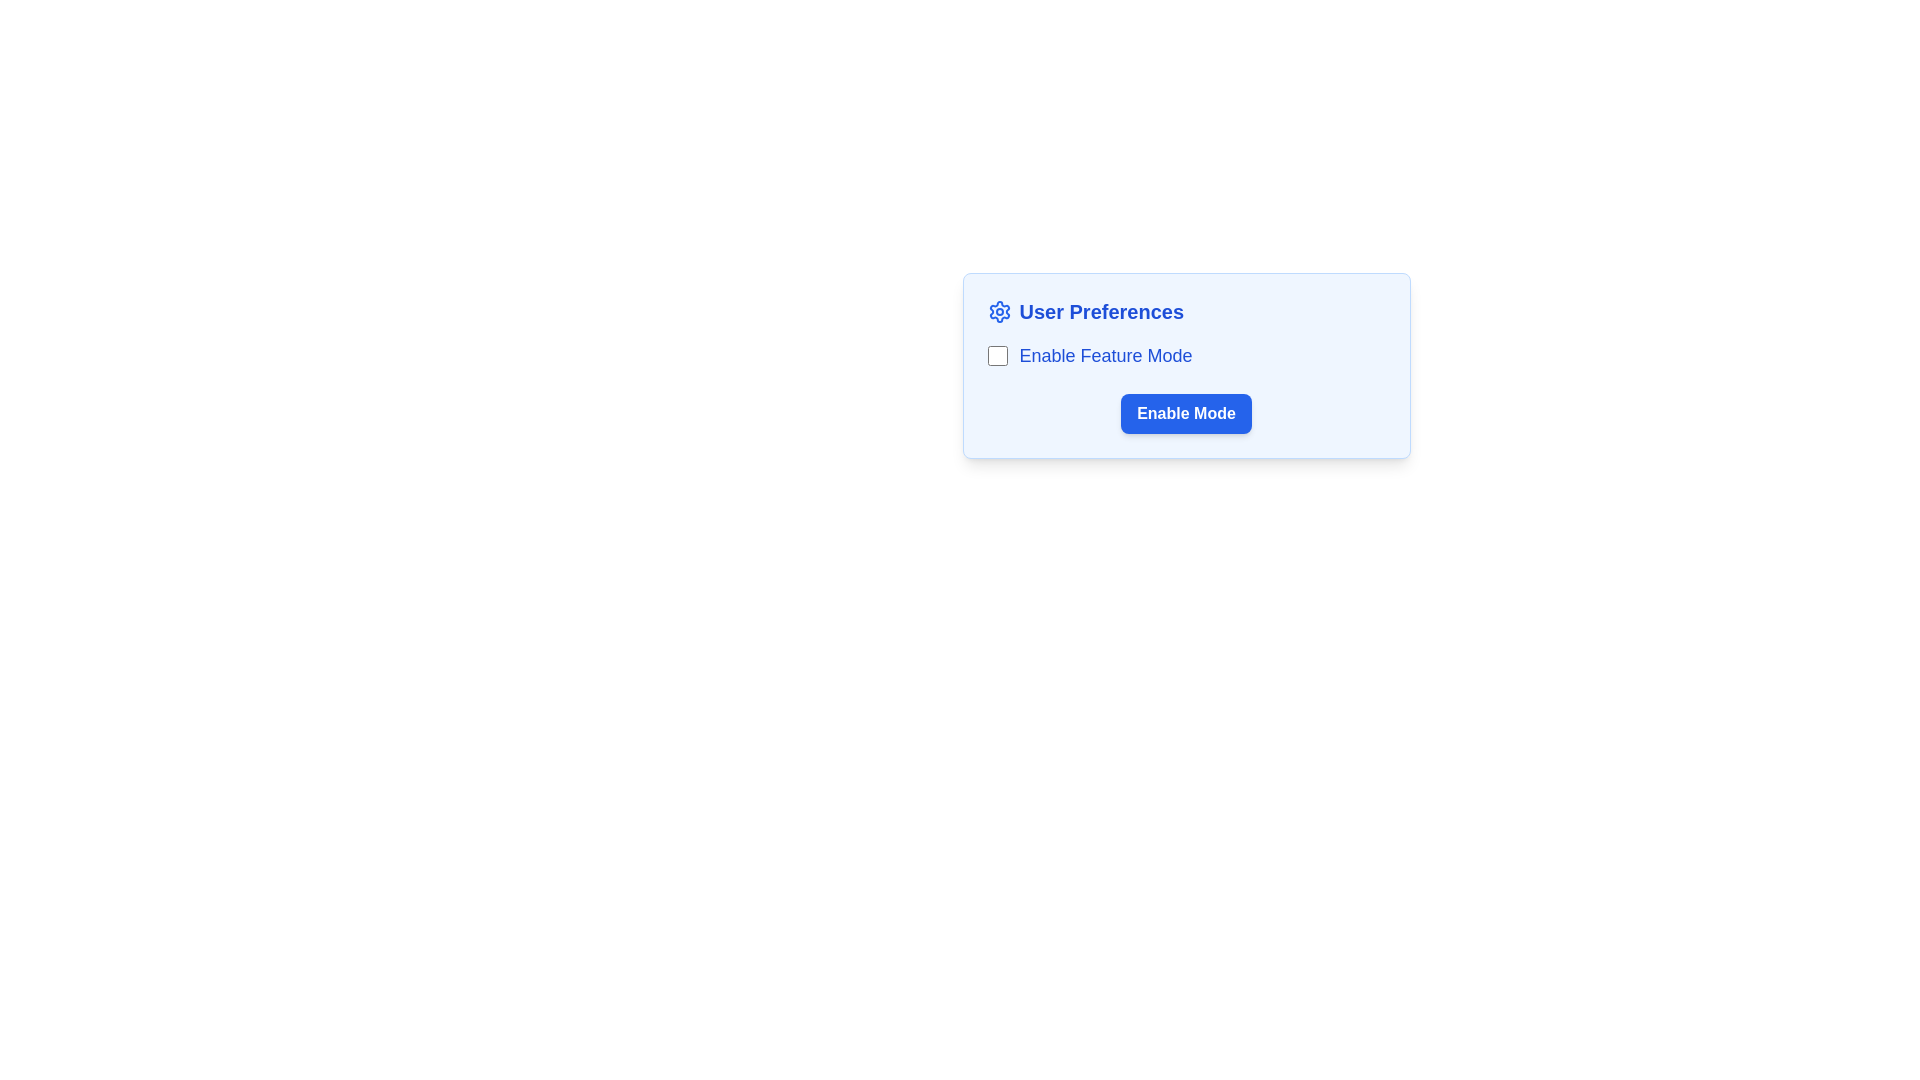 This screenshot has height=1080, width=1920. Describe the element at coordinates (1100, 312) in the screenshot. I see `text label displaying 'User Preferences', which is a bold, blue font adjacent to a cogwheel icon in a light blue section` at that location.